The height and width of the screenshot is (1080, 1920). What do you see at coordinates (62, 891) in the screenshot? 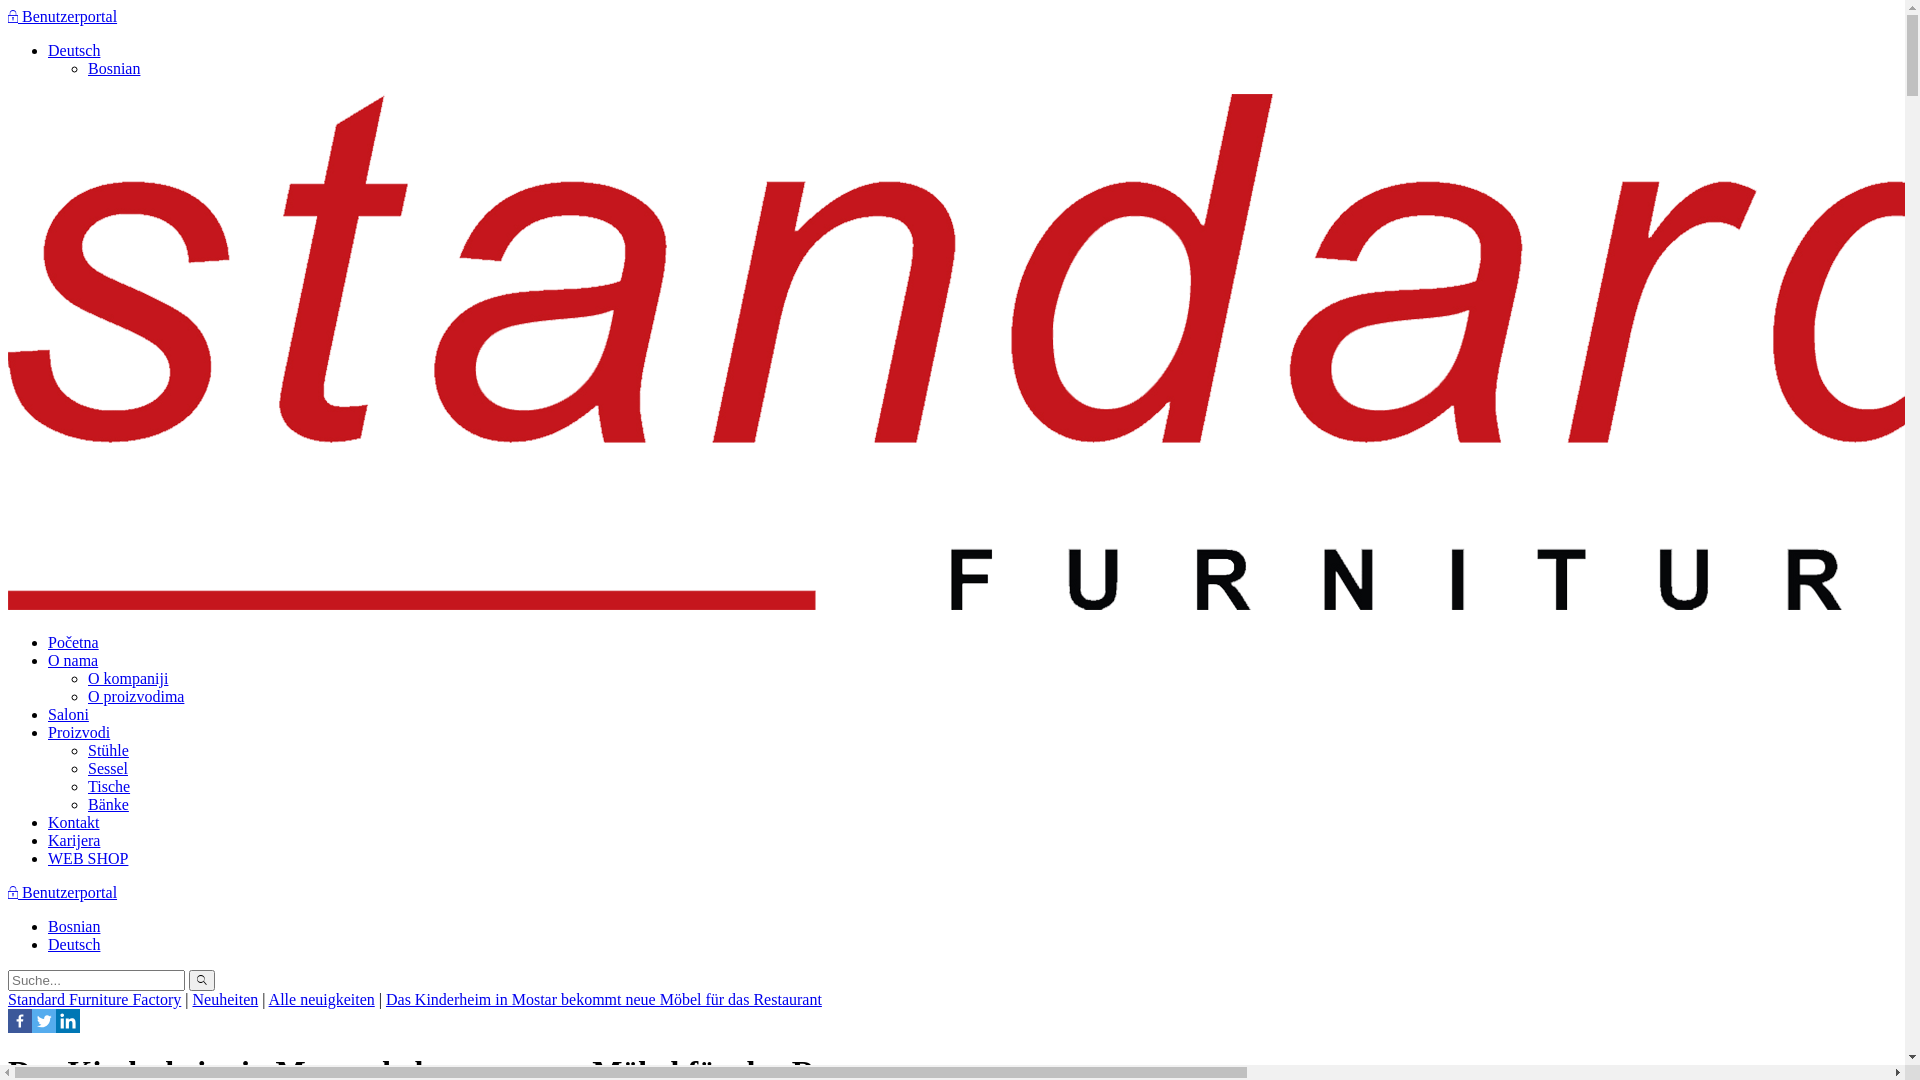
I see `'Benutzerportal'` at bounding box center [62, 891].